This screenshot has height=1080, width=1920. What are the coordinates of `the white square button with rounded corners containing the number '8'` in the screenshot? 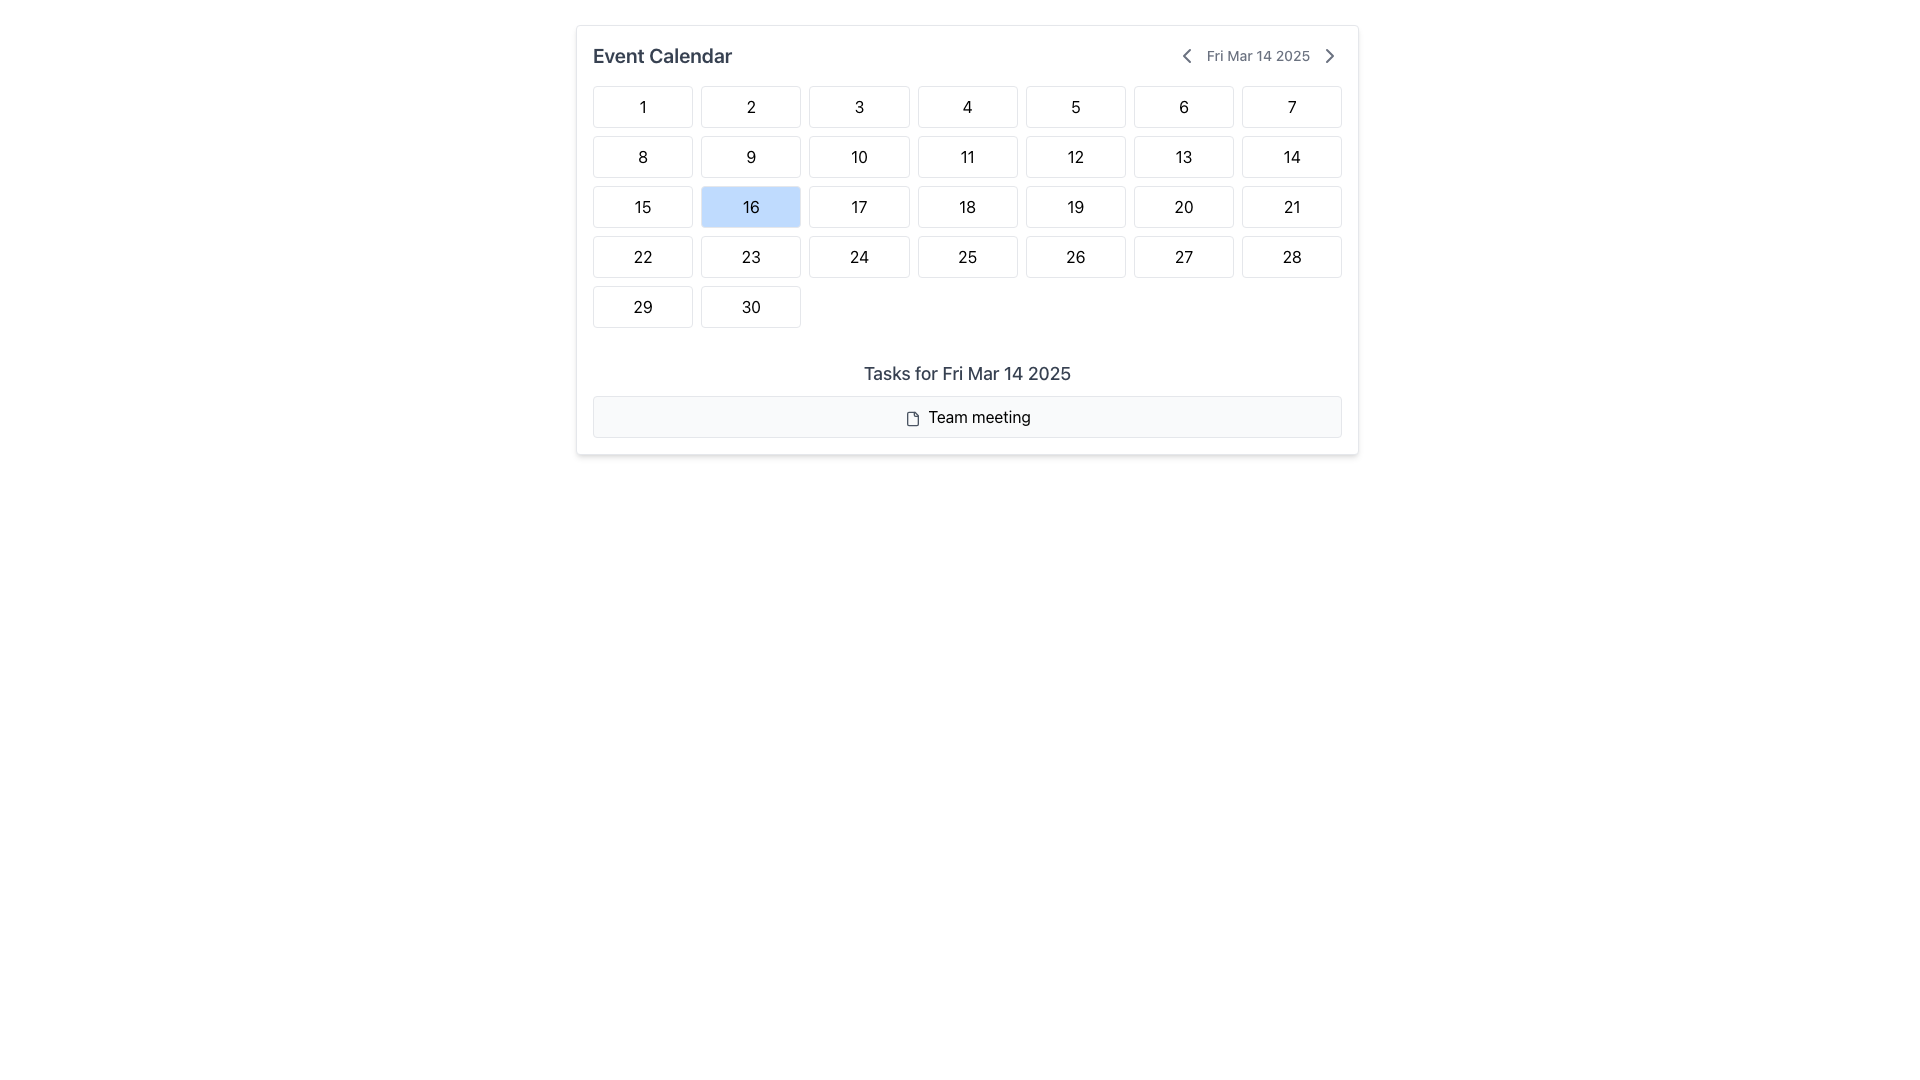 It's located at (643, 156).